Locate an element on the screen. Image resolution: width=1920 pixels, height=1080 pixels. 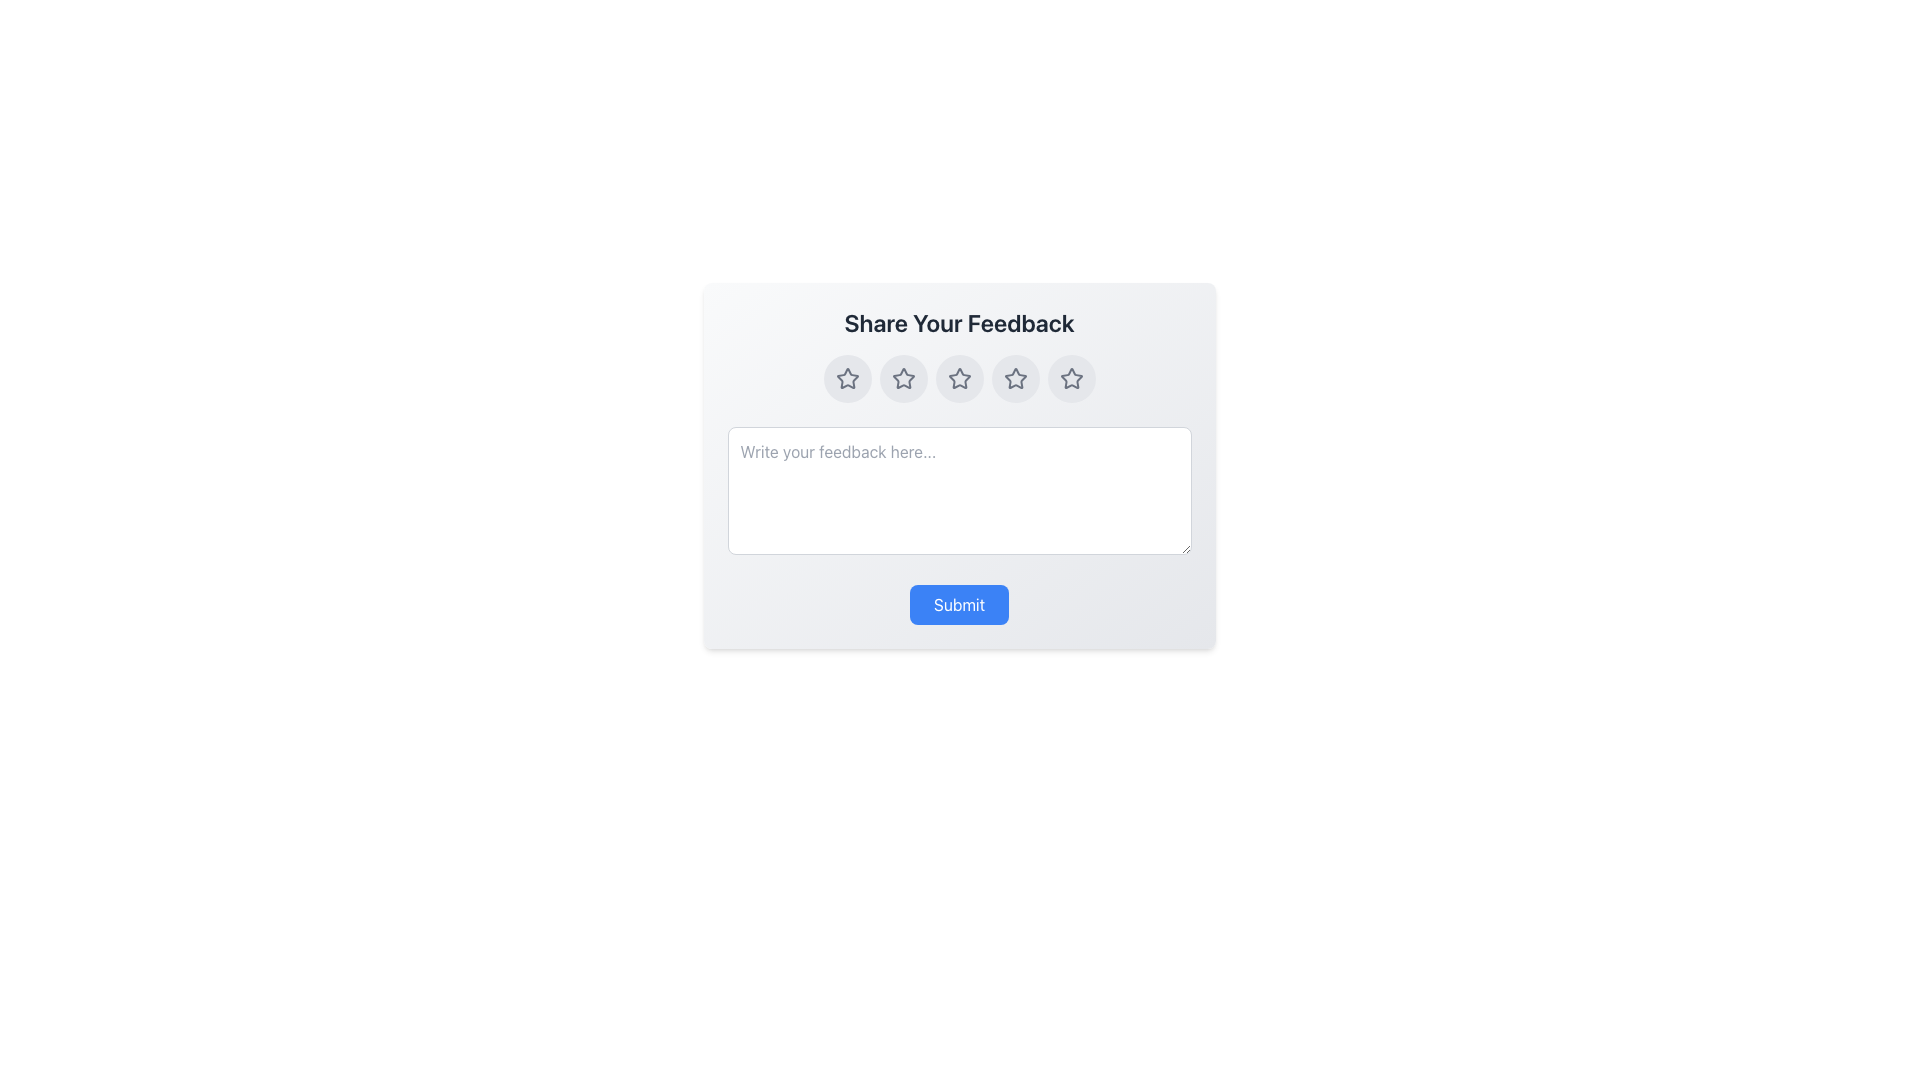
the second clickable star is located at coordinates (902, 378).